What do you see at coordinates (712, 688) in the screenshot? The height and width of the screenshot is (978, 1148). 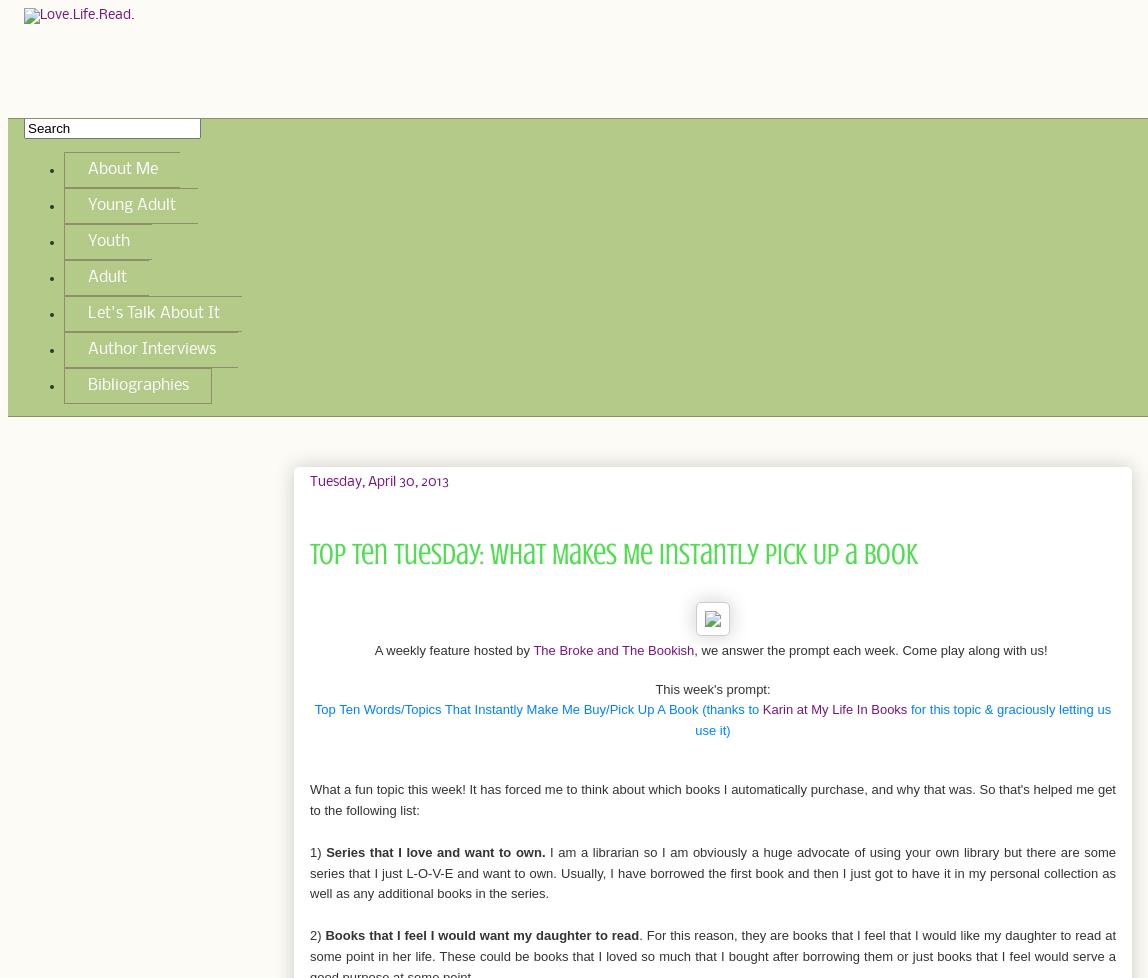 I see `'This week's prompt:'` at bounding box center [712, 688].